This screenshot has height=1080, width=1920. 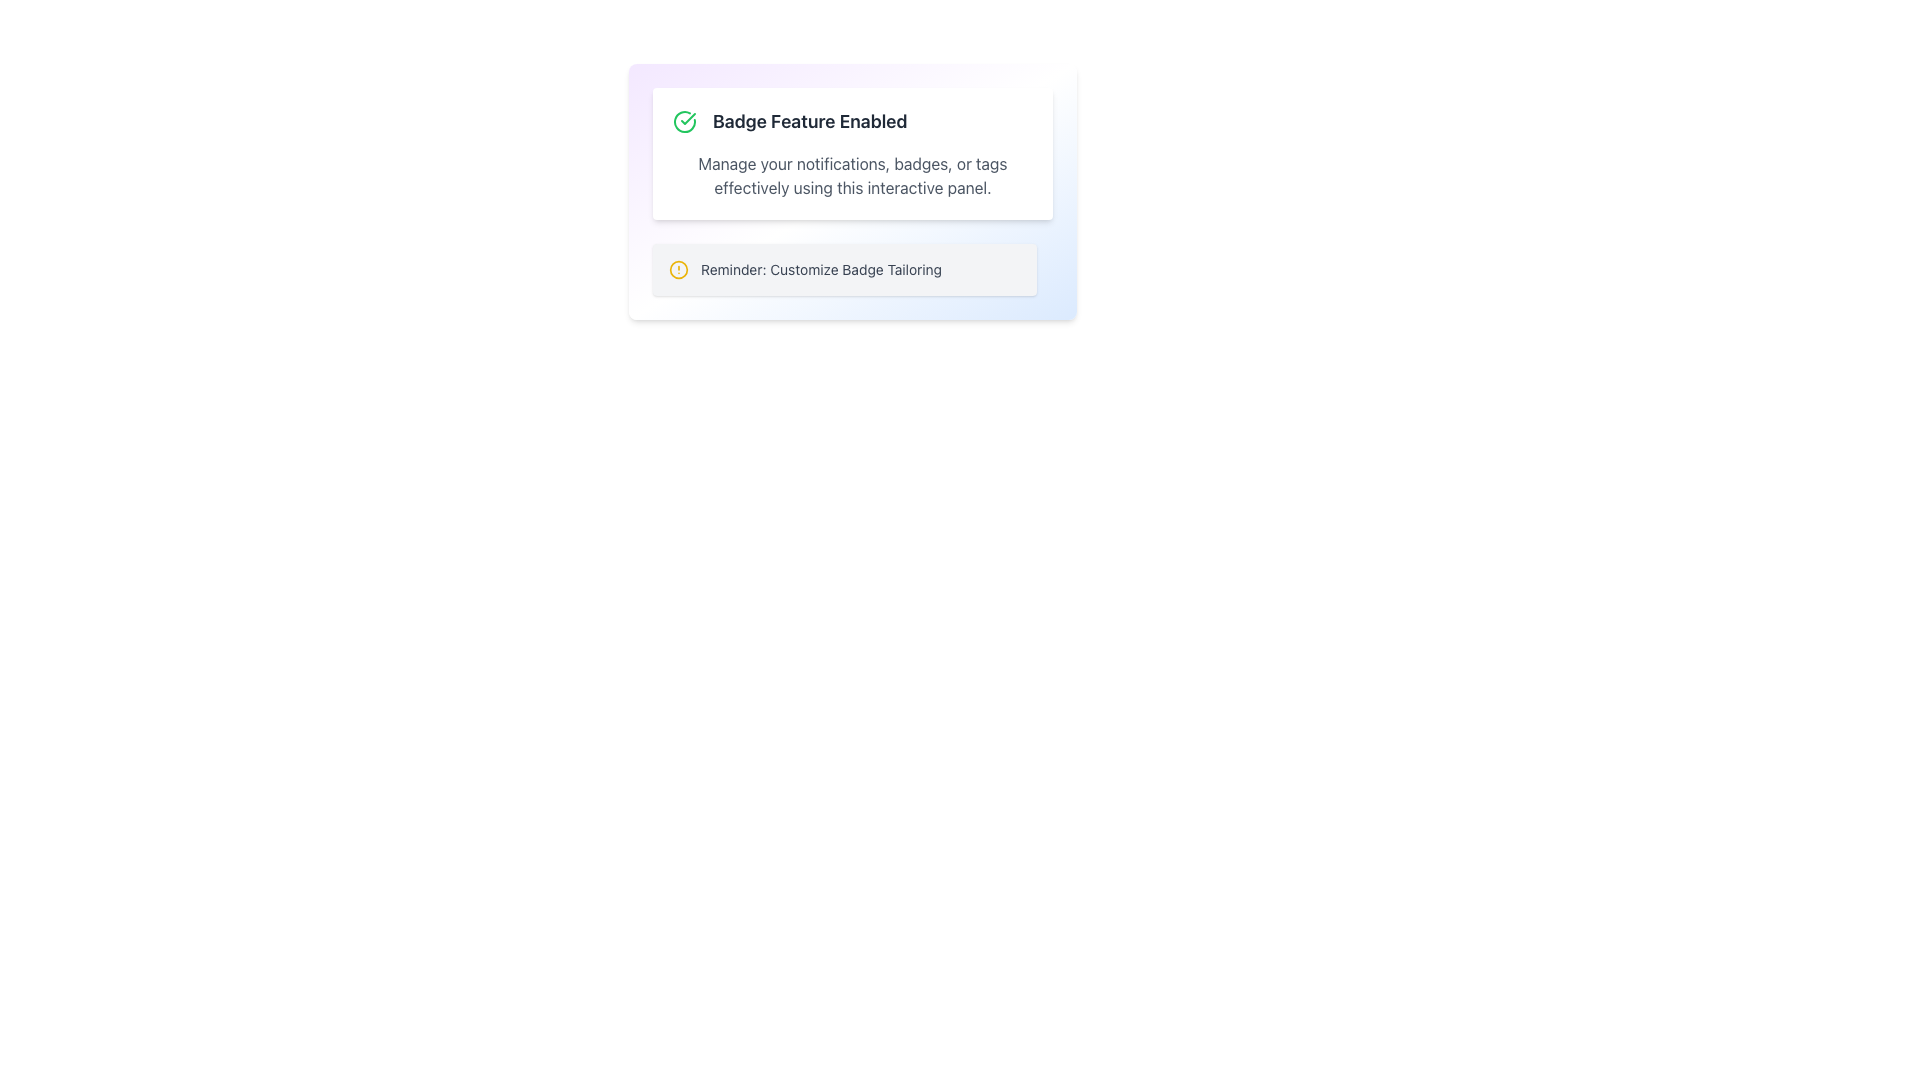 I want to click on the text block displaying 'Reminder: Customize Badge Tailoring', so click(x=821, y=270).